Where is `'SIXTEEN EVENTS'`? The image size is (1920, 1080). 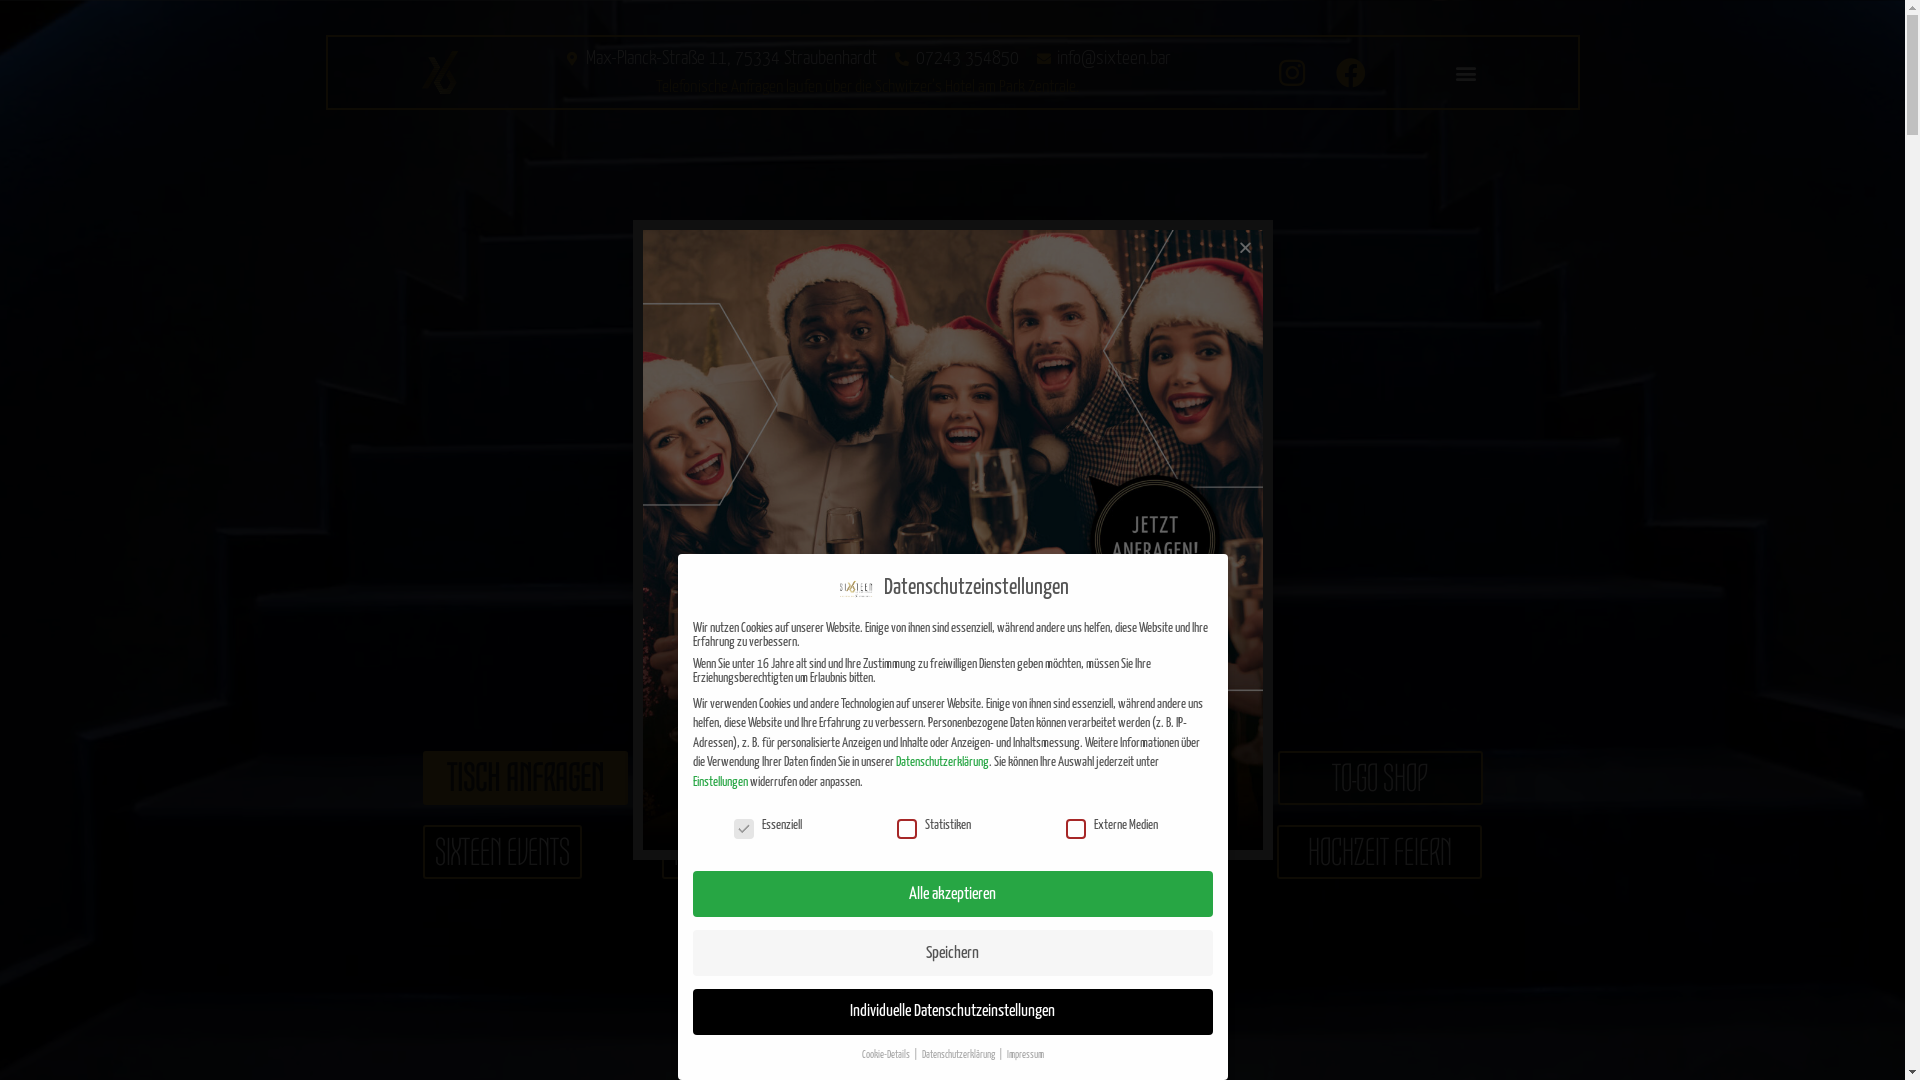 'SIXTEEN EVENTS' is located at coordinates (421, 852).